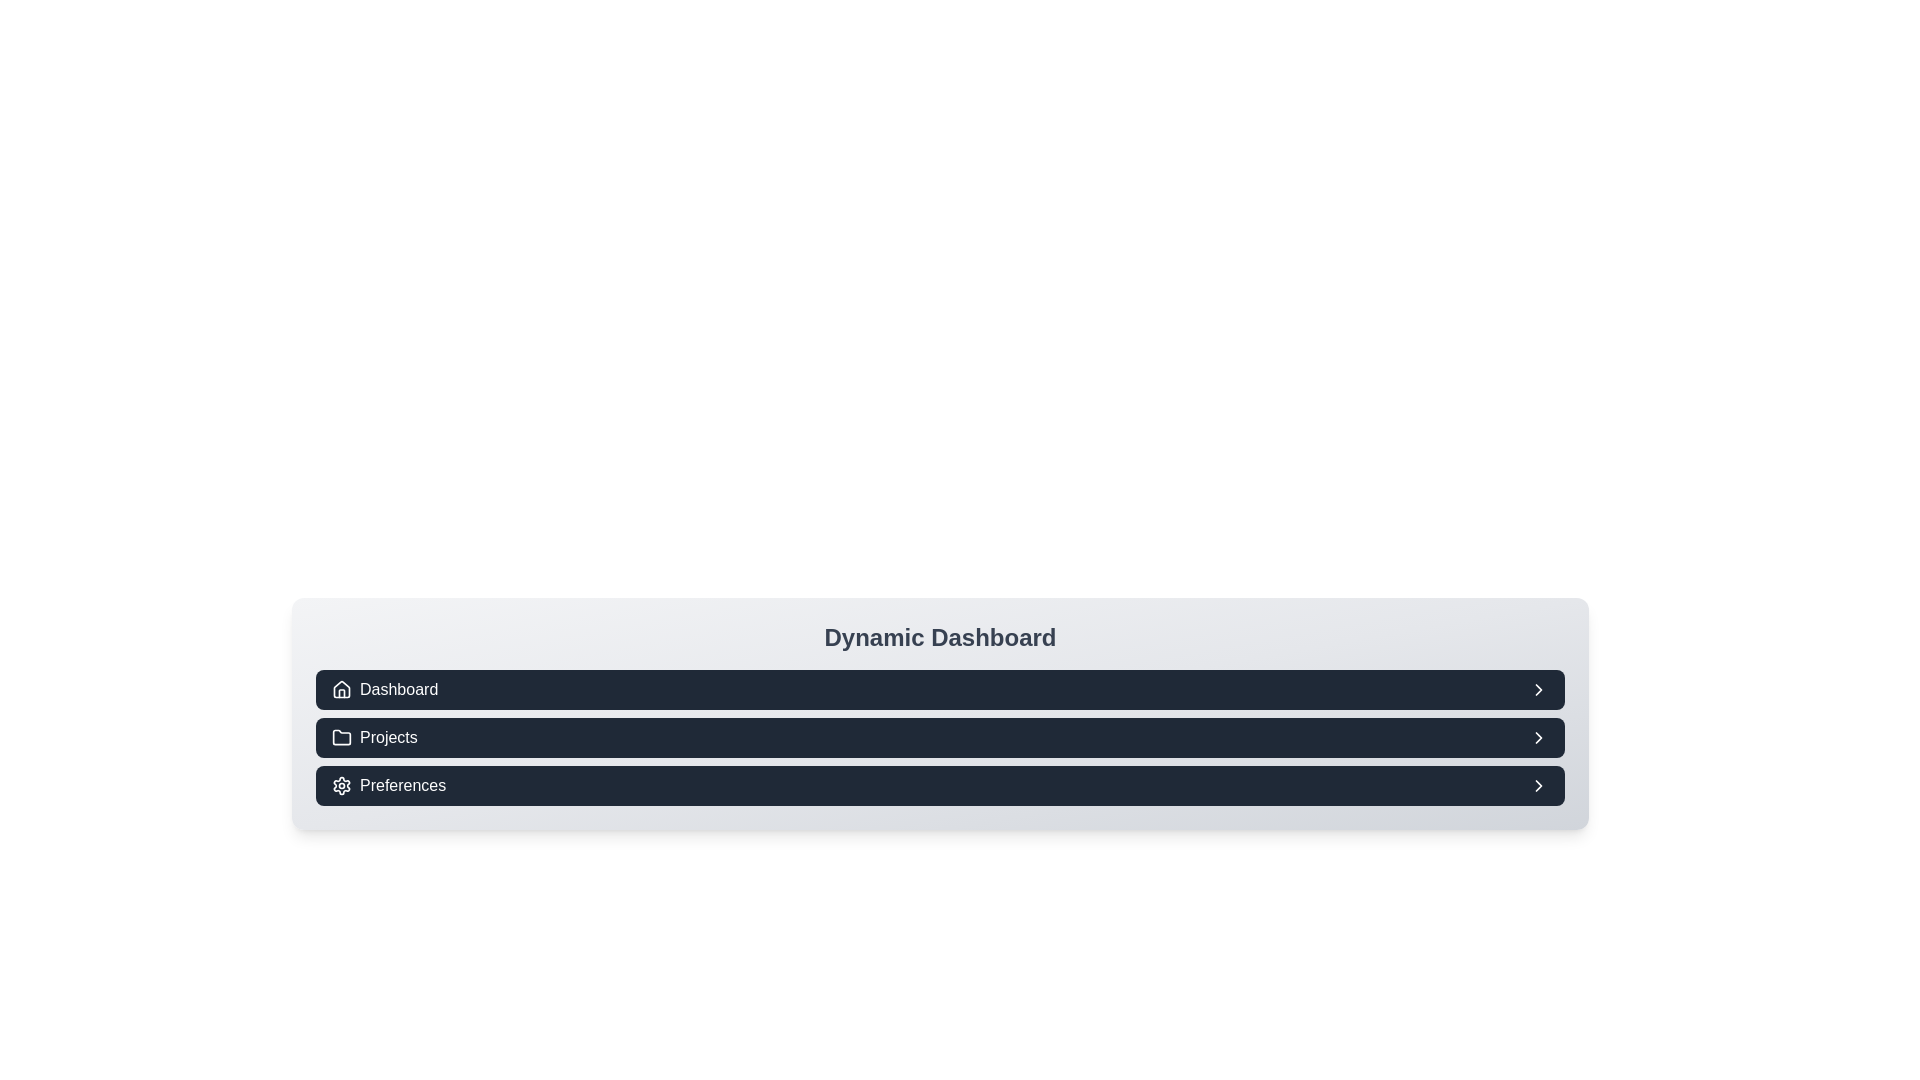 The image size is (1920, 1080). What do you see at coordinates (341, 785) in the screenshot?
I see `the settings icon located at the top-left corner of the 'Preferences' list item, just before the text 'Preferences'` at bounding box center [341, 785].